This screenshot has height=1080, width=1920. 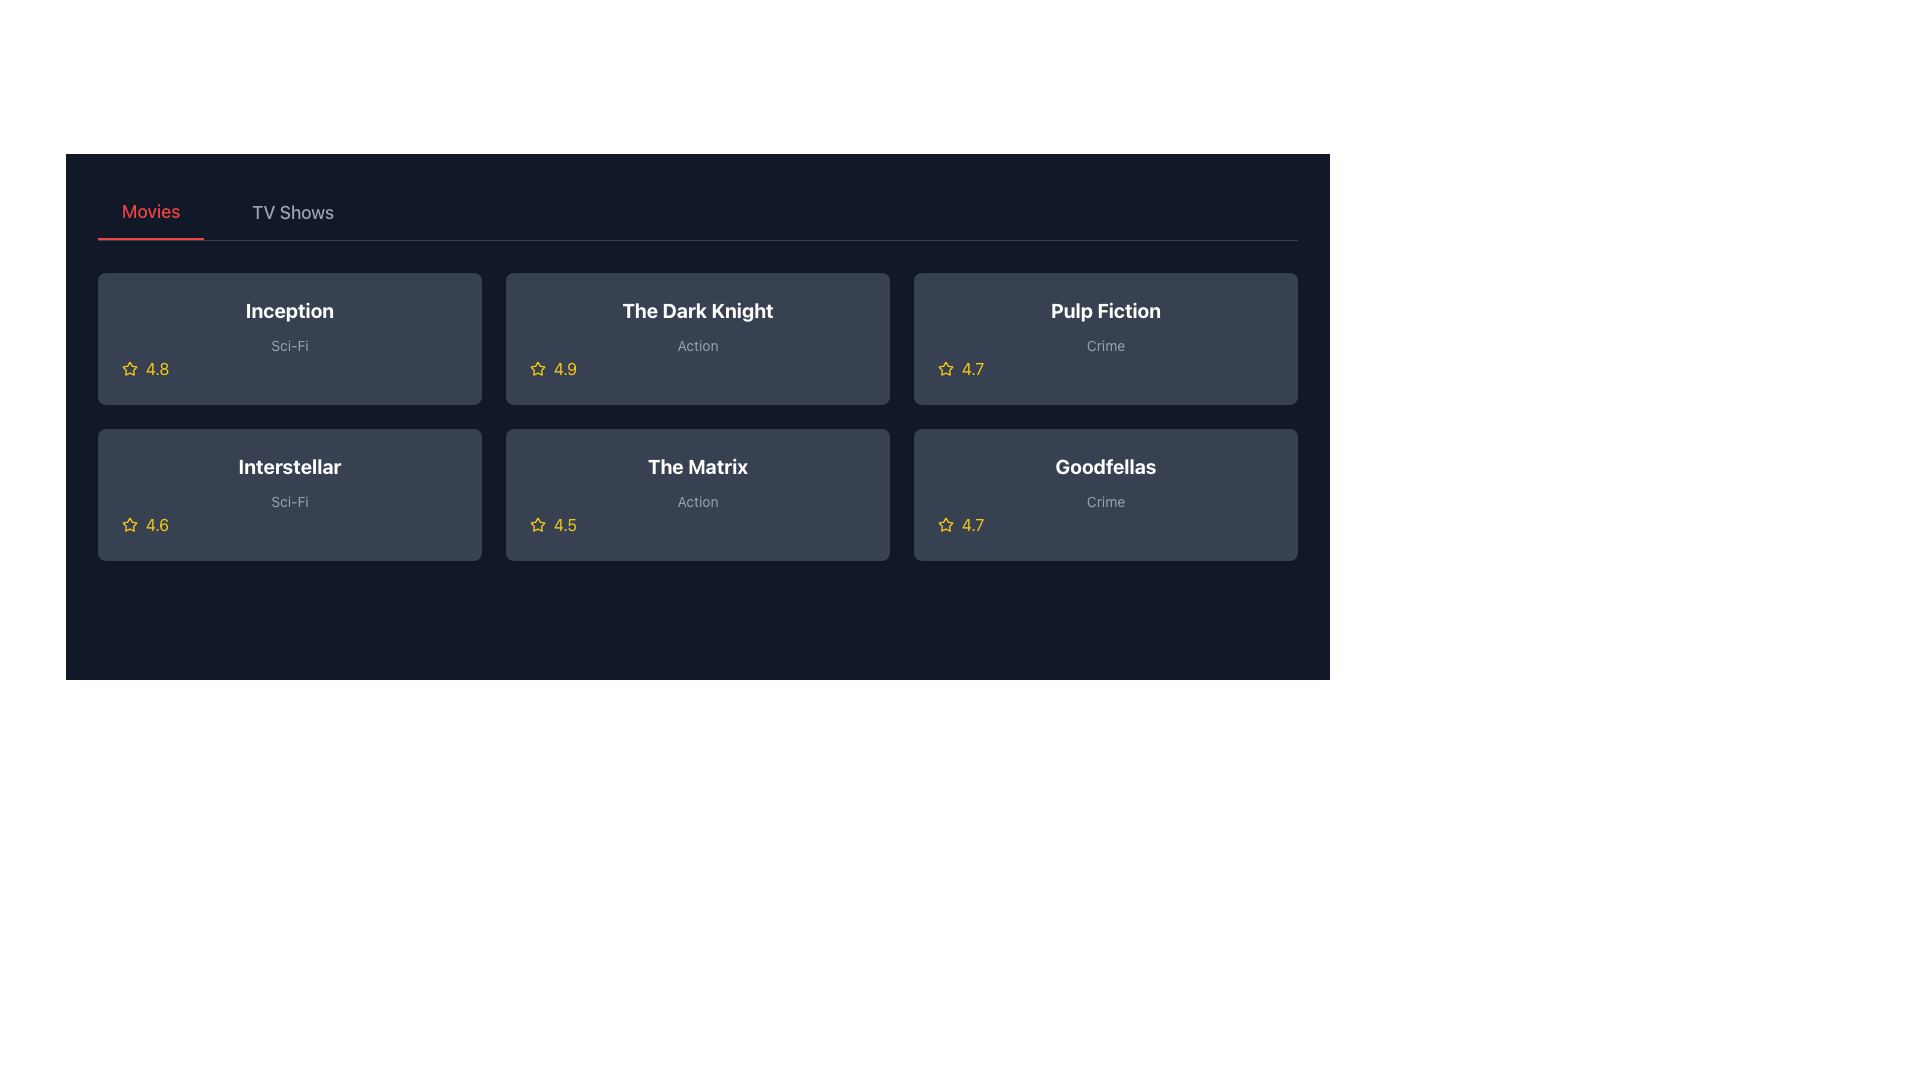 What do you see at coordinates (288, 482) in the screenshot?
I see `assistive technologies` at bounding box center [288, 482].